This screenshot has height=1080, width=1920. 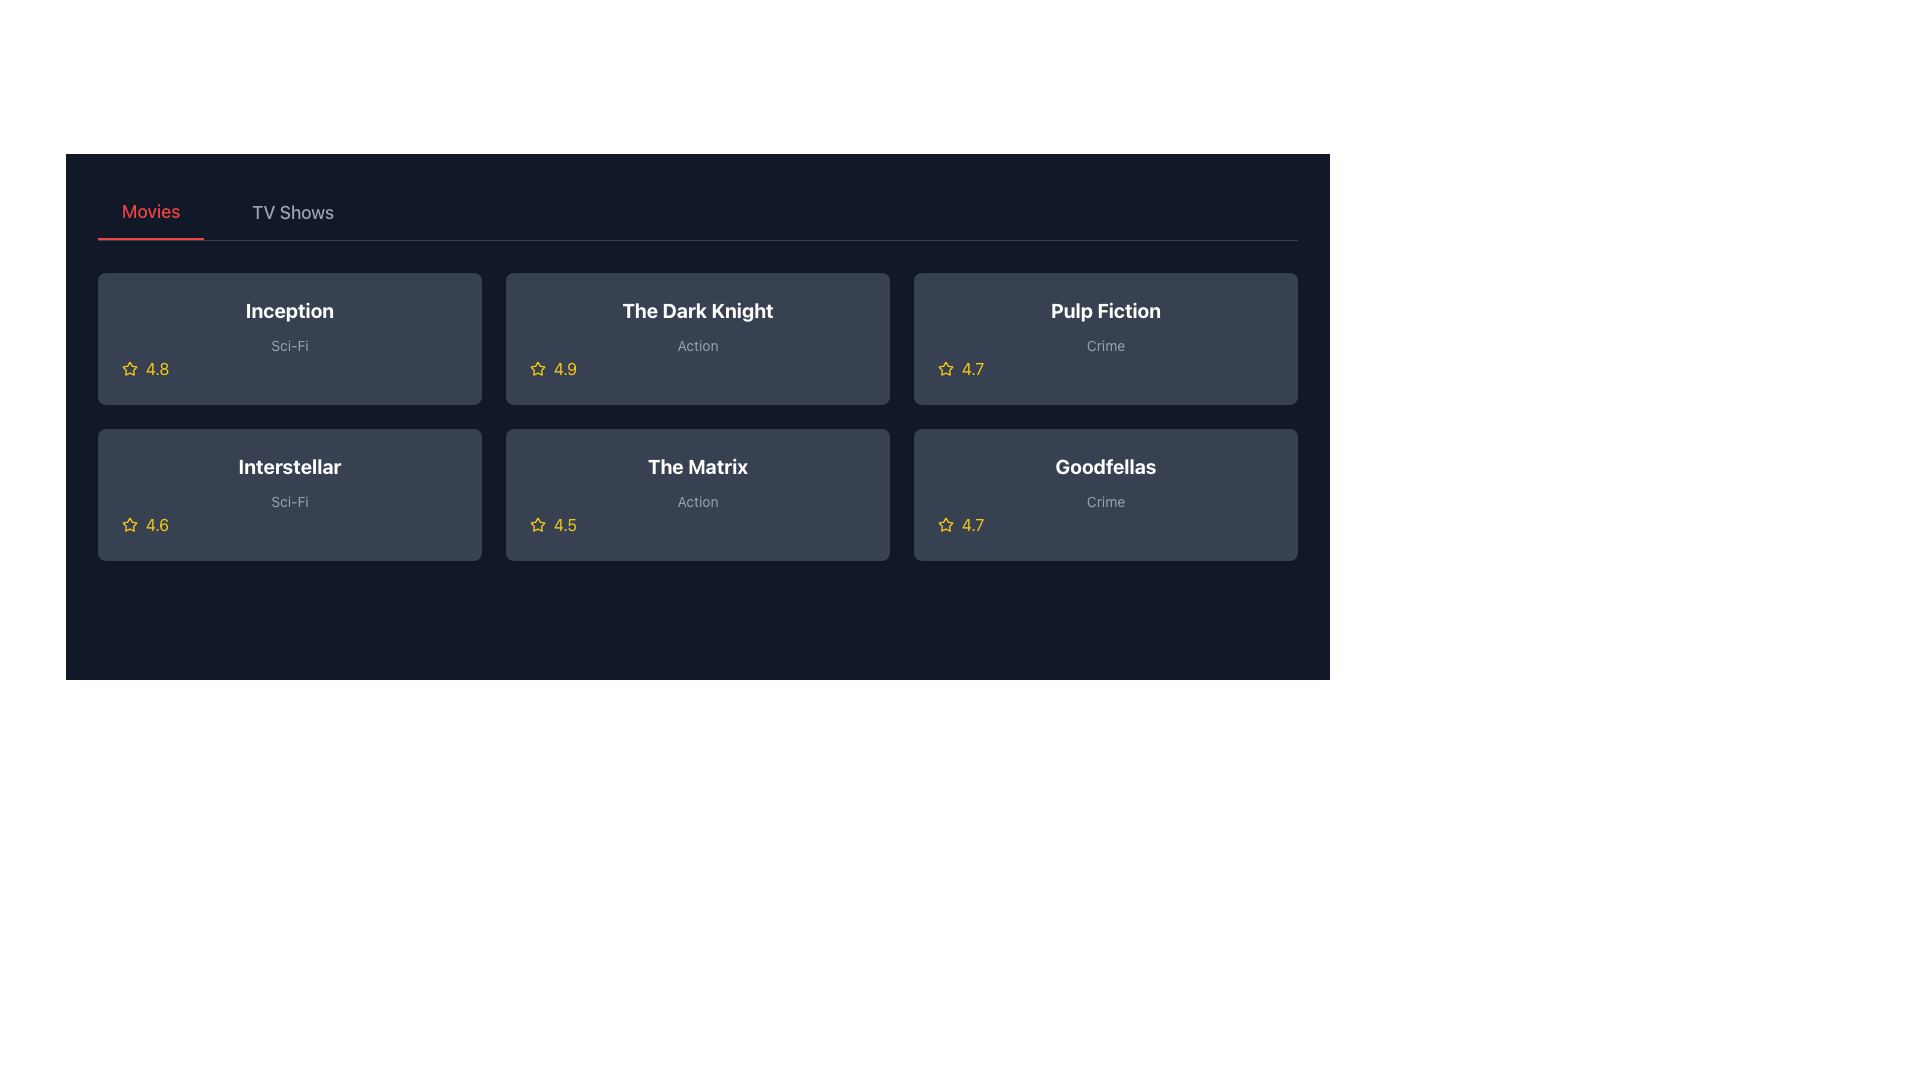 What do you see at coordinates (288, 482) in the screenshot?
I see `assistive technologies` at bounding box center [288, 482].